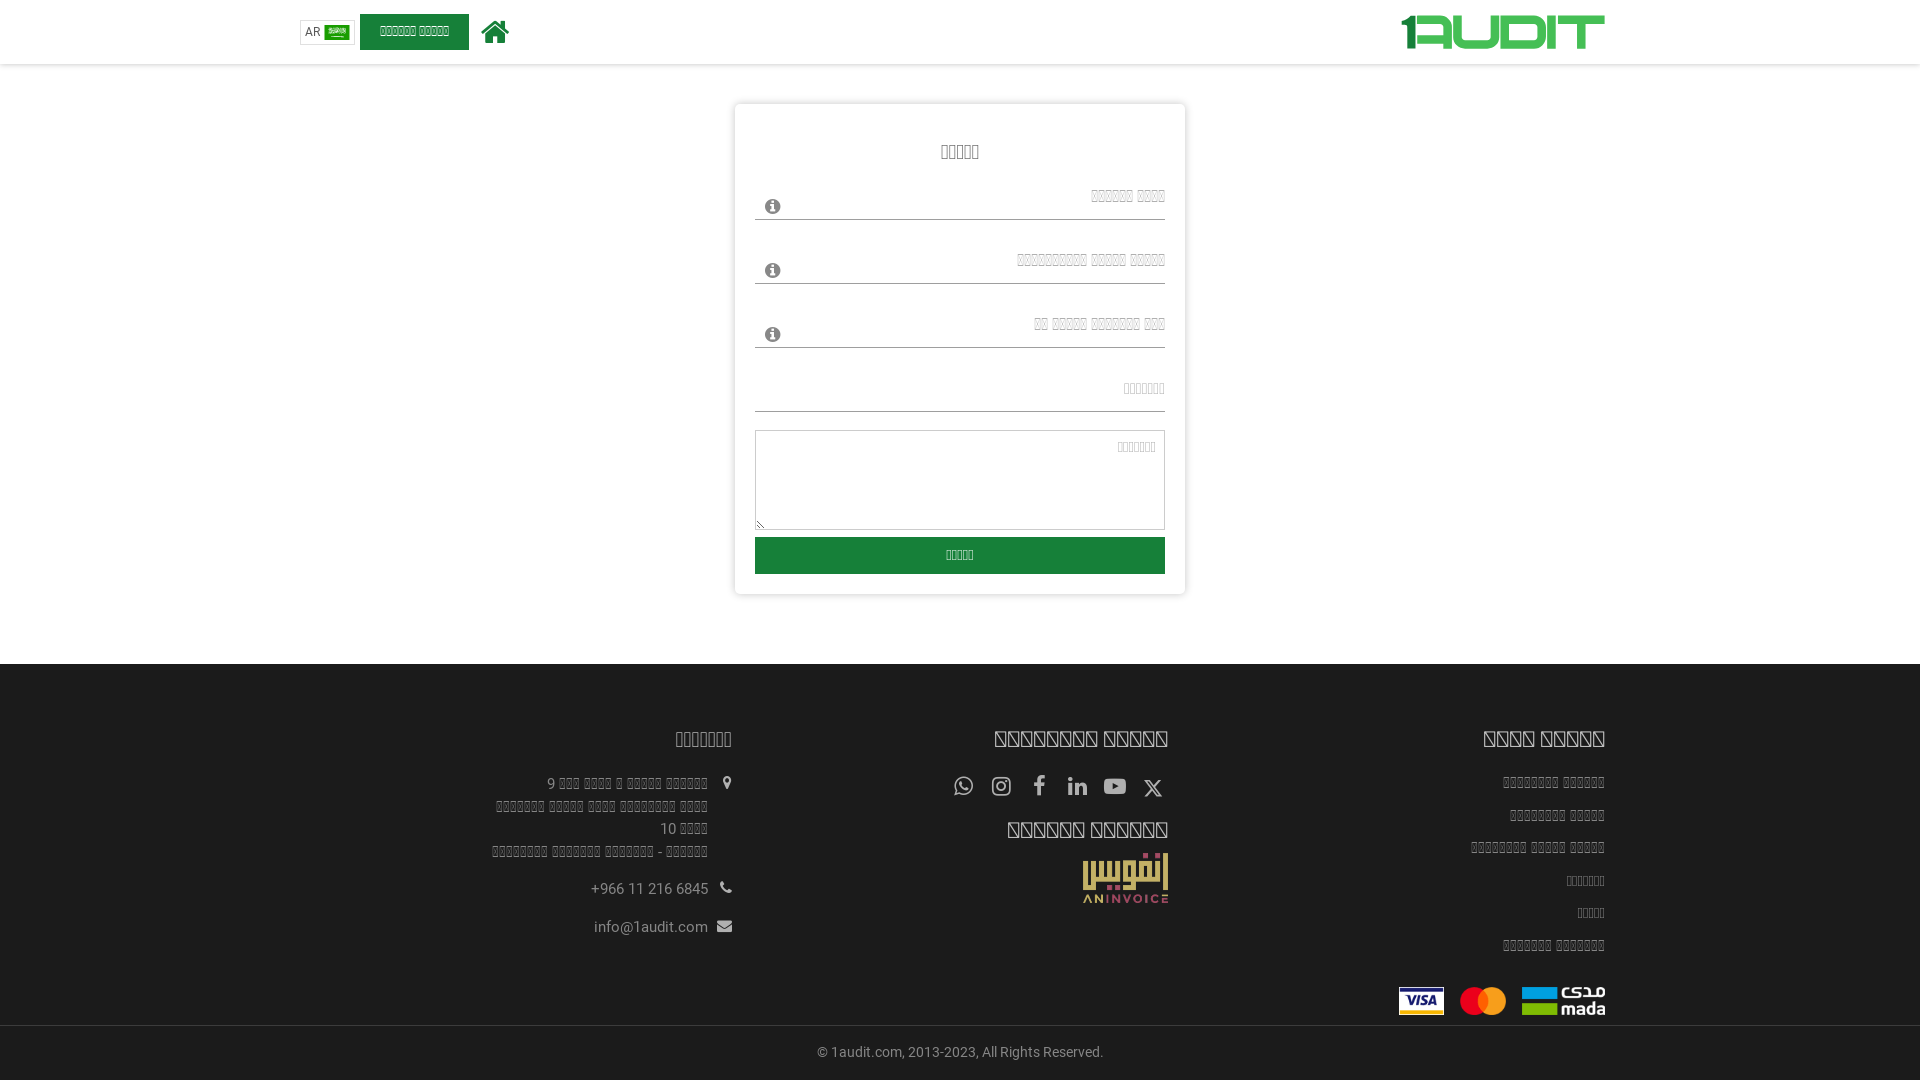 The height and width of the screenshot is (1080, 1920). What do you see at coordinates (1137, 785) in the screenshot?
I see `'twitter / X'` at bounding box center [1137, 785].